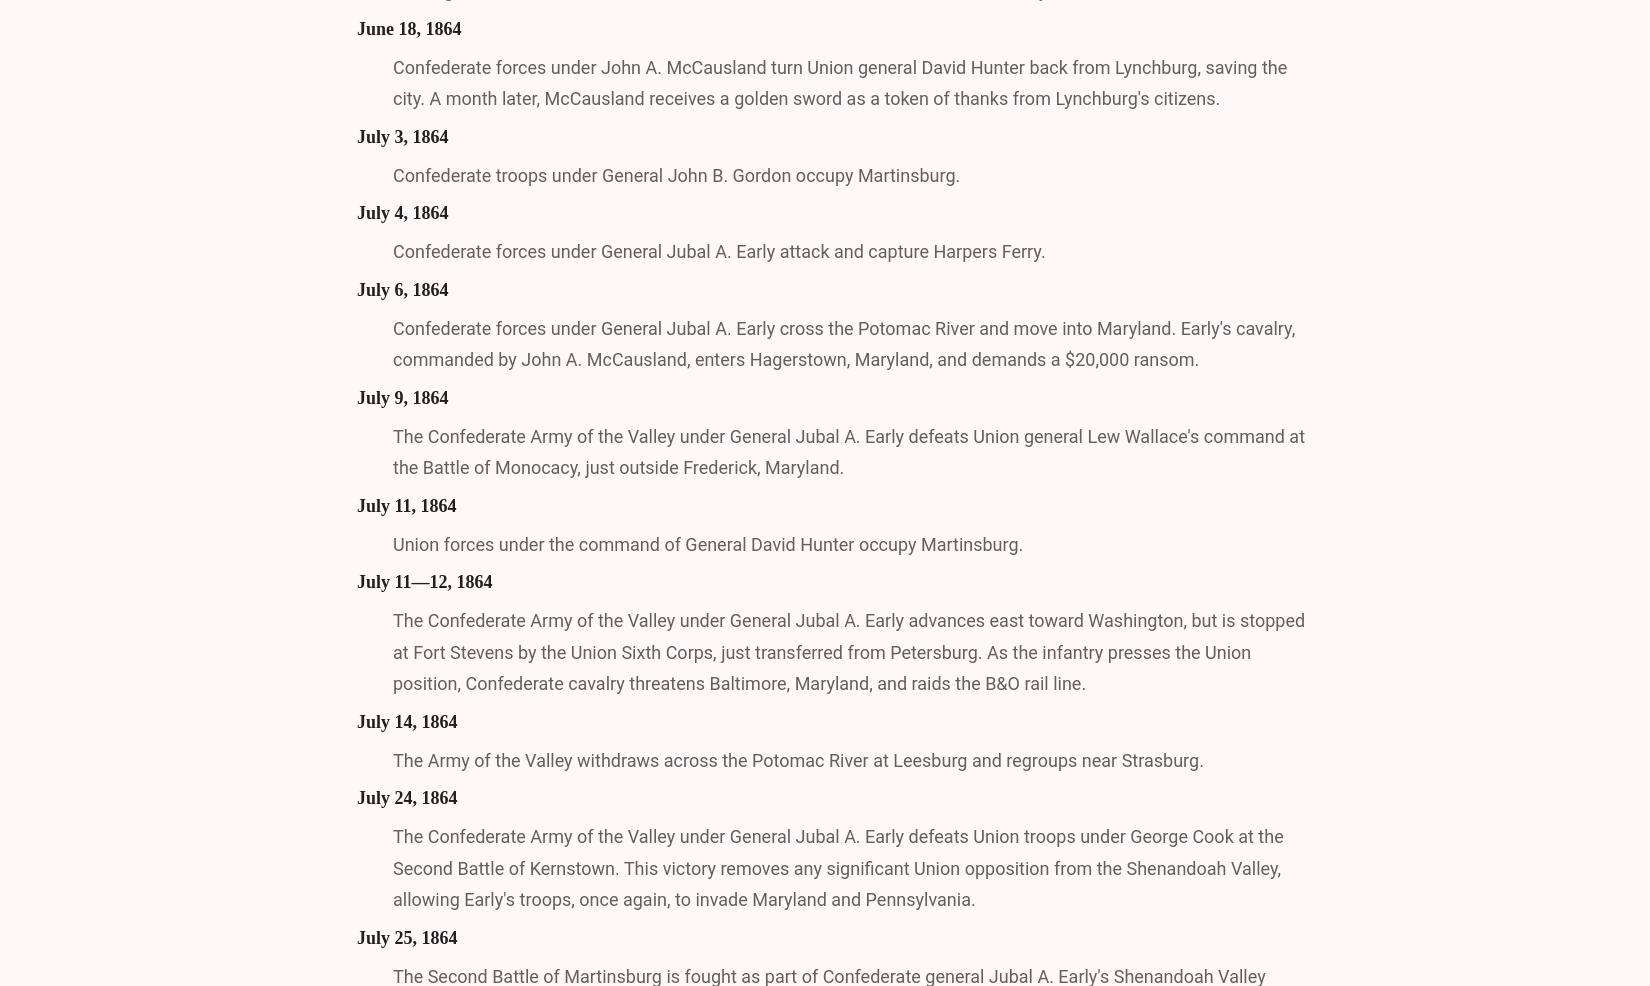 The height and width of the screenshot is (986, 1650). Describe the element at coordinates (407, 719) in the screenshot. I see `'July 14, 1864'` at that location.